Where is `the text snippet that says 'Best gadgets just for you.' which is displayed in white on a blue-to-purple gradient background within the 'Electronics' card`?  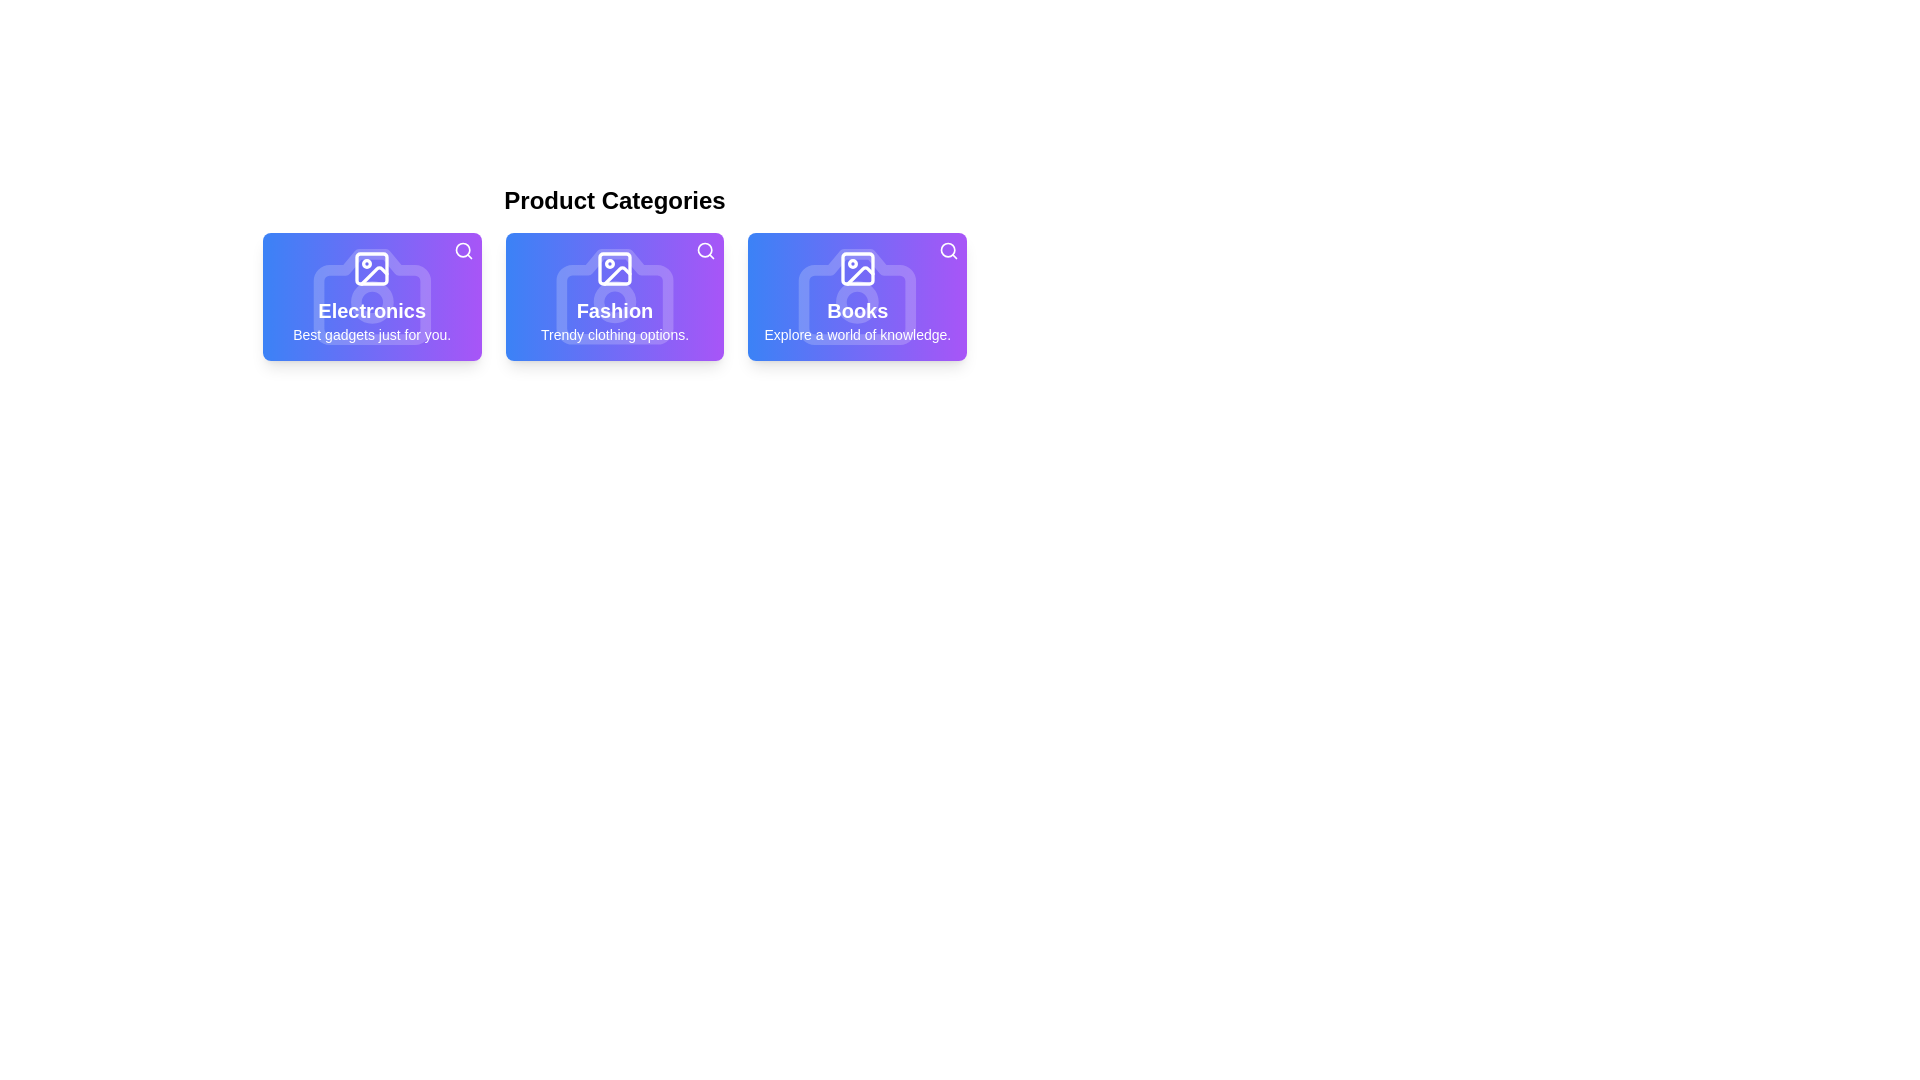 the text snippet that says 'Best gadgets just for you.' which is displayed in white on a blue-to-purple gradient background within the 'Electronics' card is located at coordinates (372, 334).